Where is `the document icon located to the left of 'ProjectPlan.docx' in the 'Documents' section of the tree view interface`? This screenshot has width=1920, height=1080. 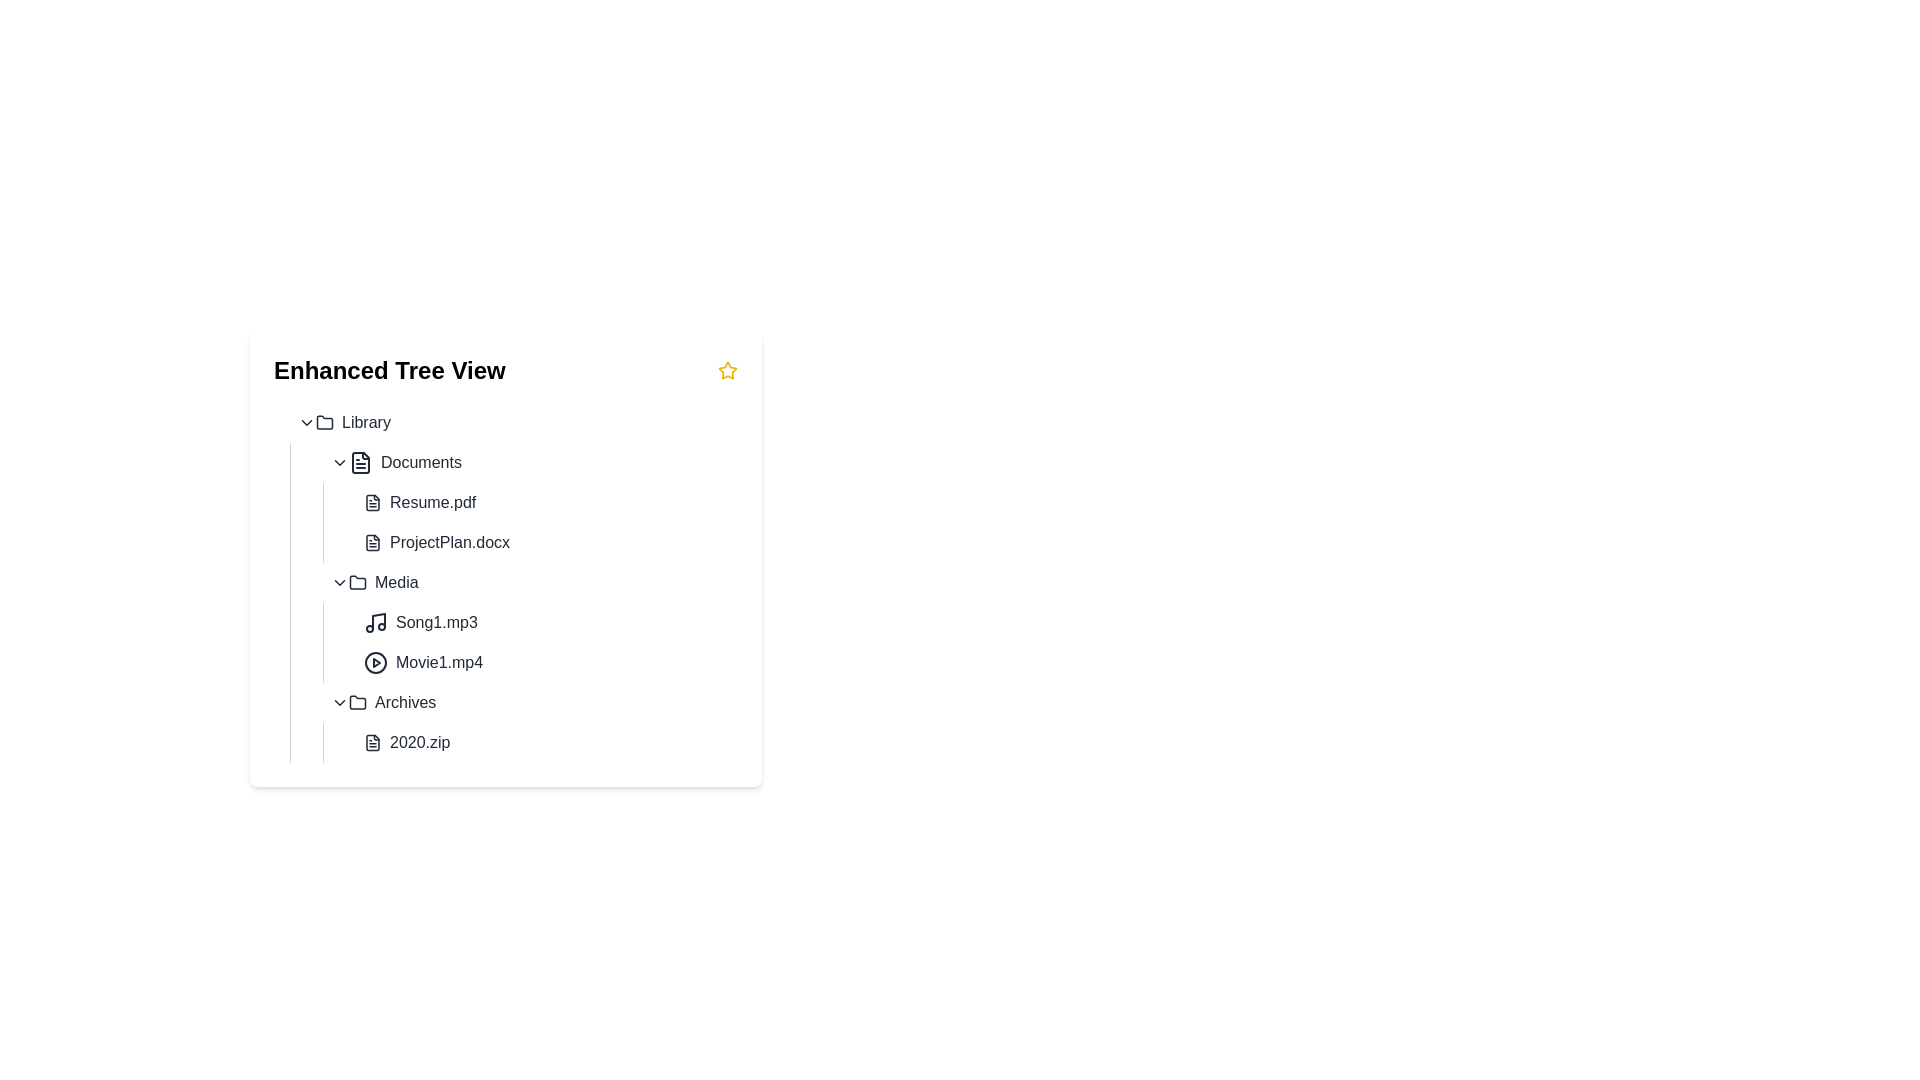
the document icon located to the left of 'ProjectPlan.docx' in the 'Documents' section of the tree view interface is located at coordinates (373, 543).